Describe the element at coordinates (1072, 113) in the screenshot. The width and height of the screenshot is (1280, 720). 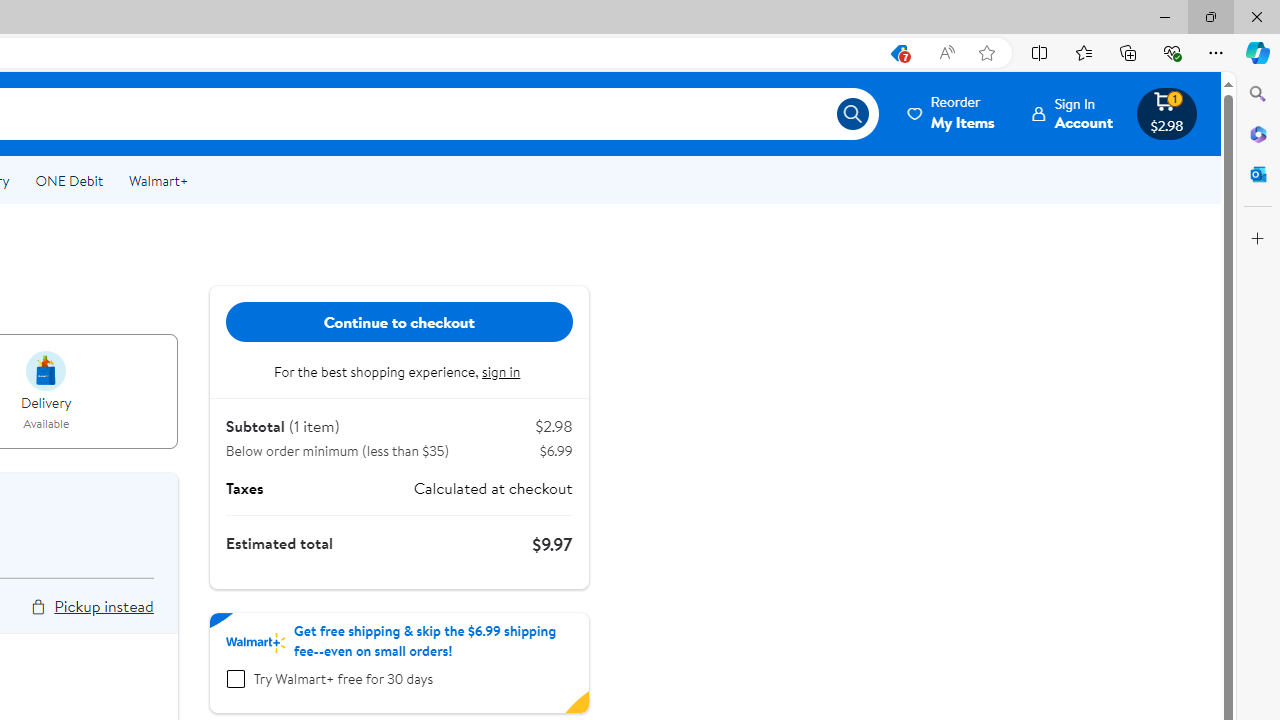
I see `'Sign InAccount'` at that location.